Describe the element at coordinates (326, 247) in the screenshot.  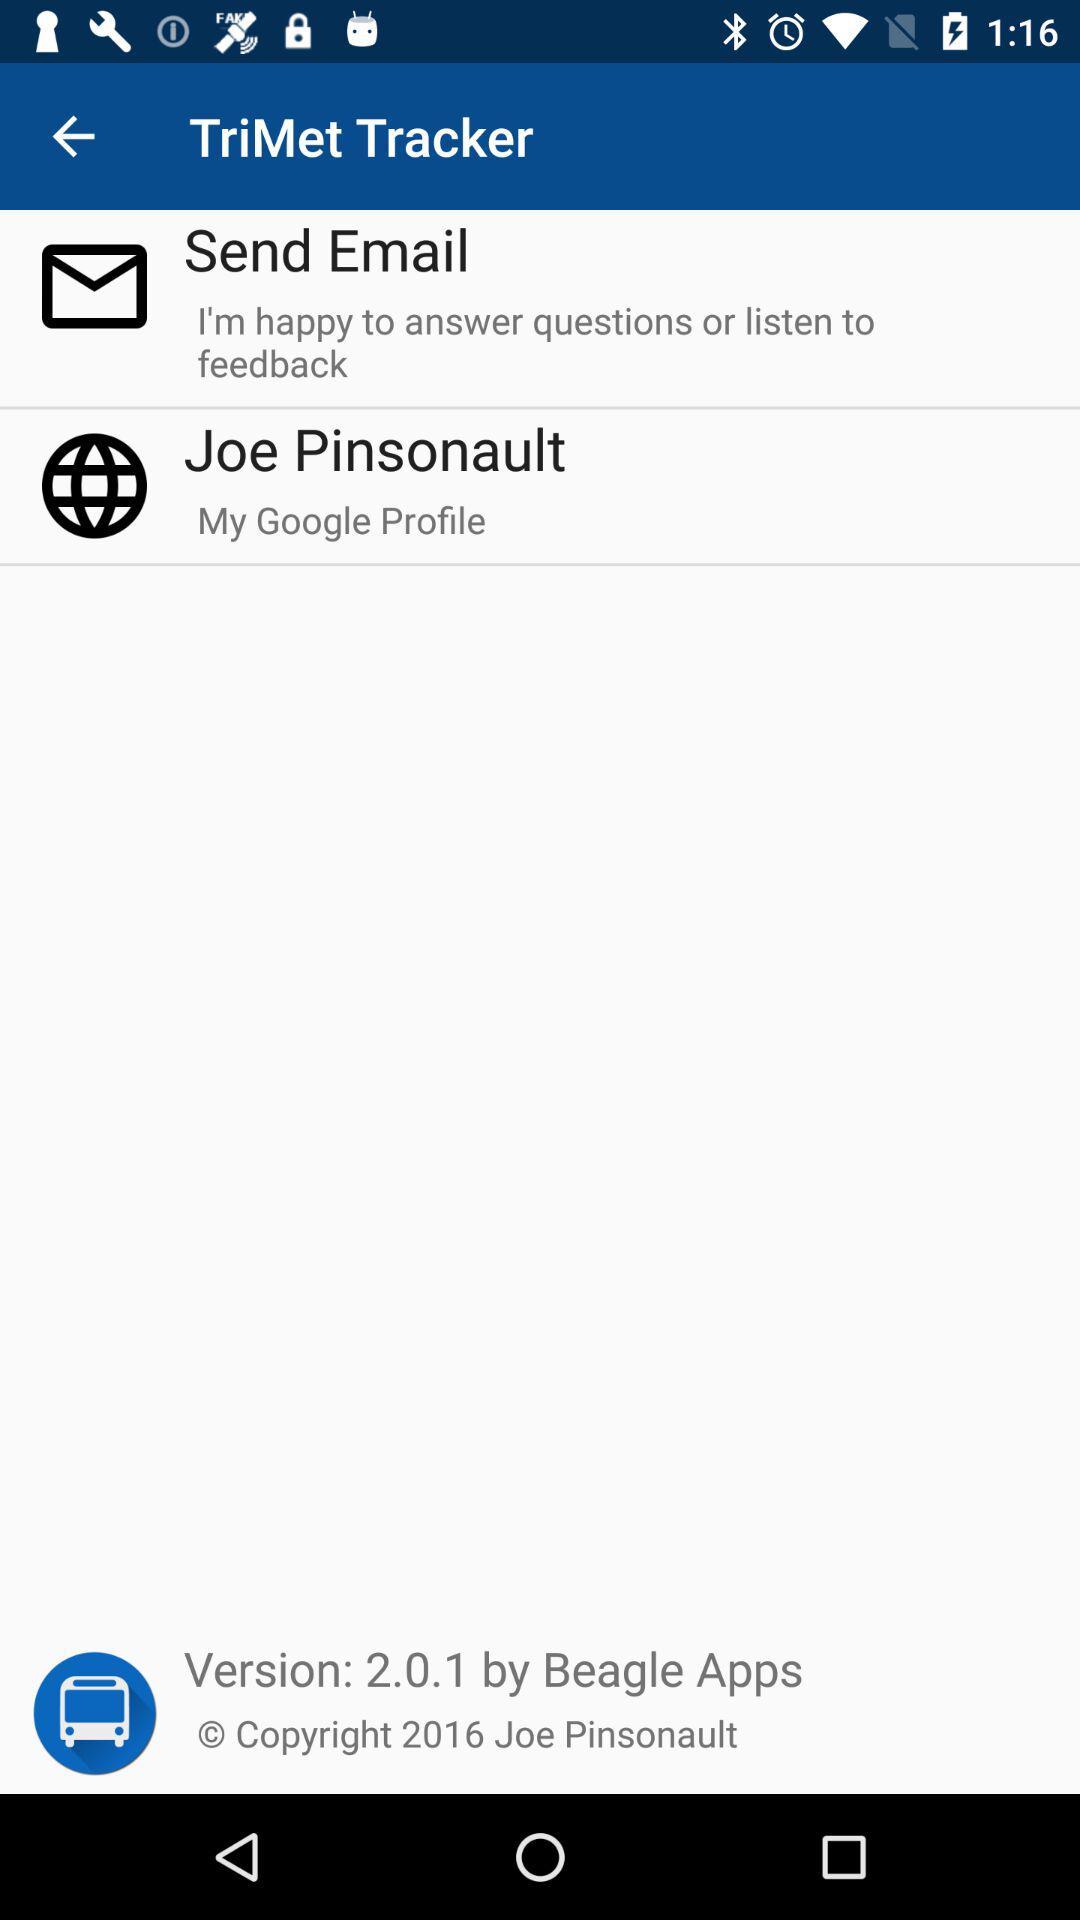
I see `icon above i m happy` at that location.